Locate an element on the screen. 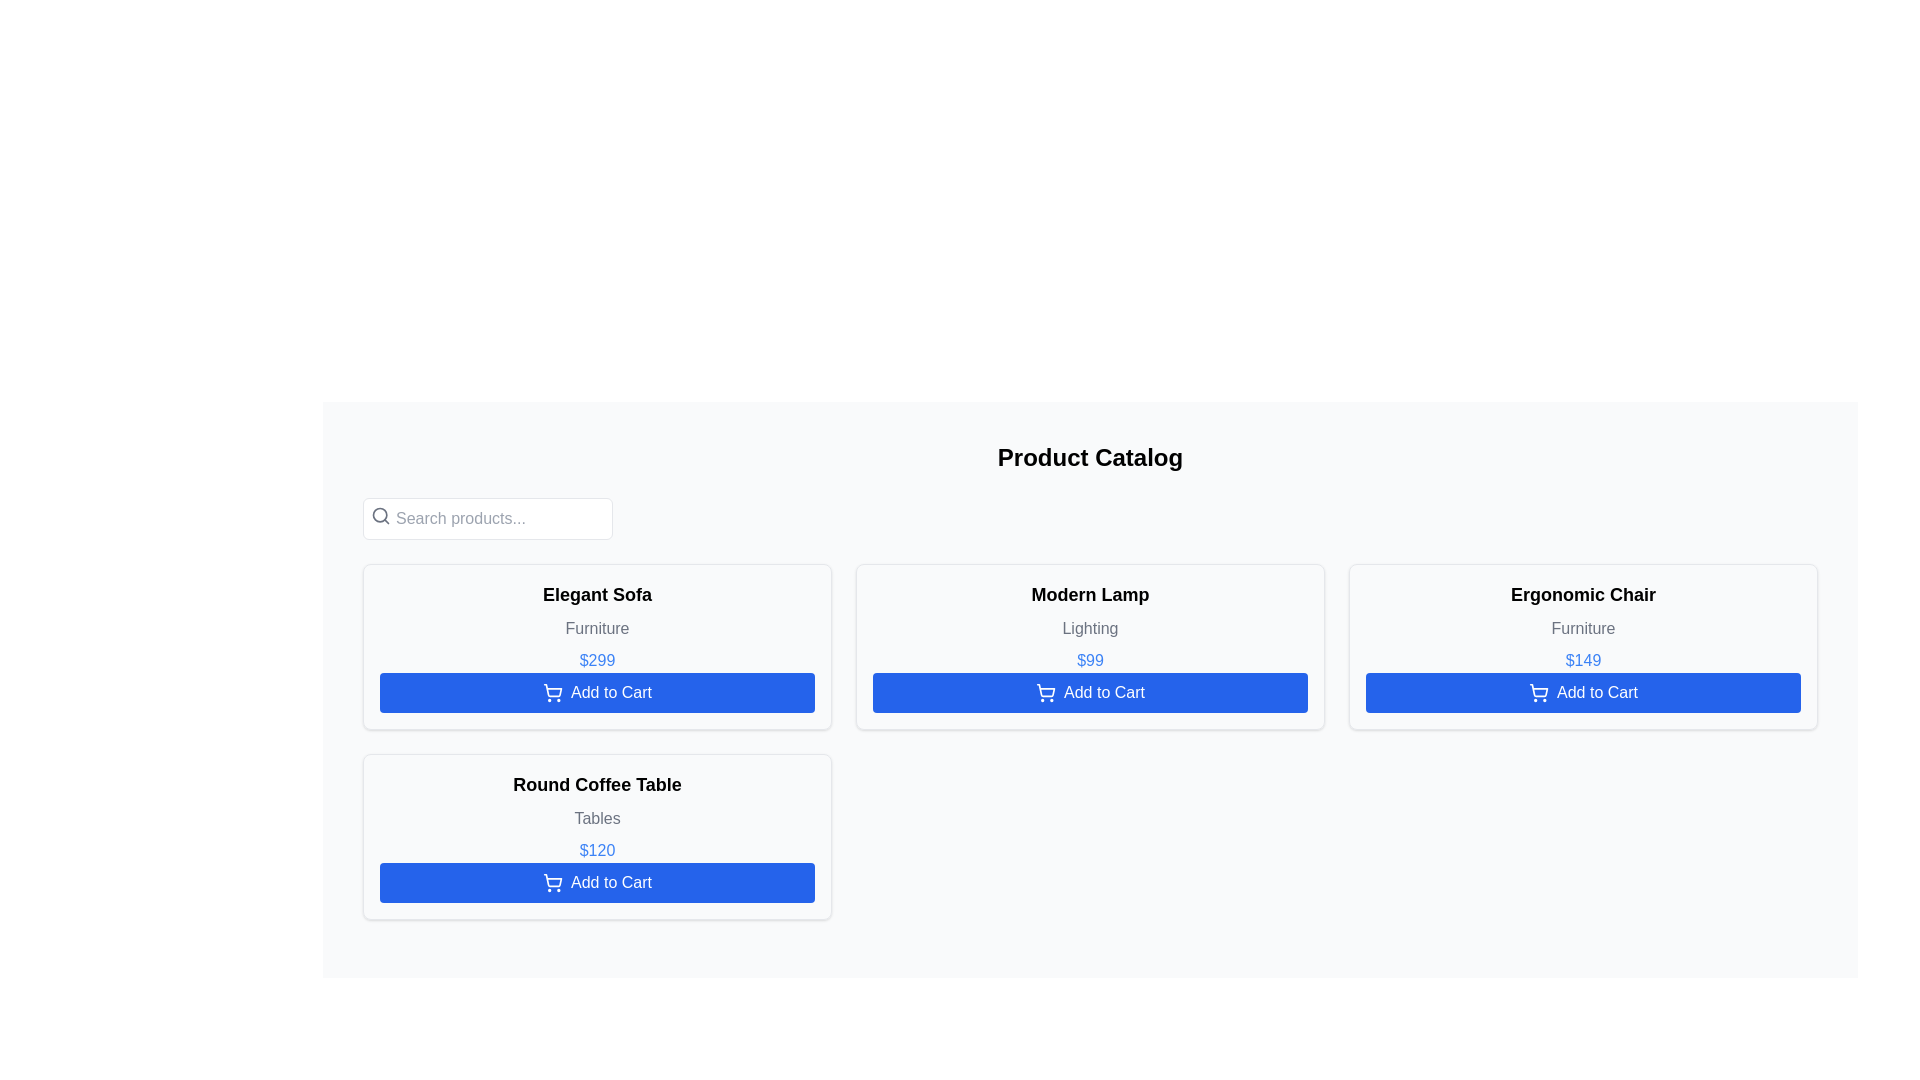  the 'Add to Cart' button for the 'Elegant Sofa' product is located at coordinates (596, 692).